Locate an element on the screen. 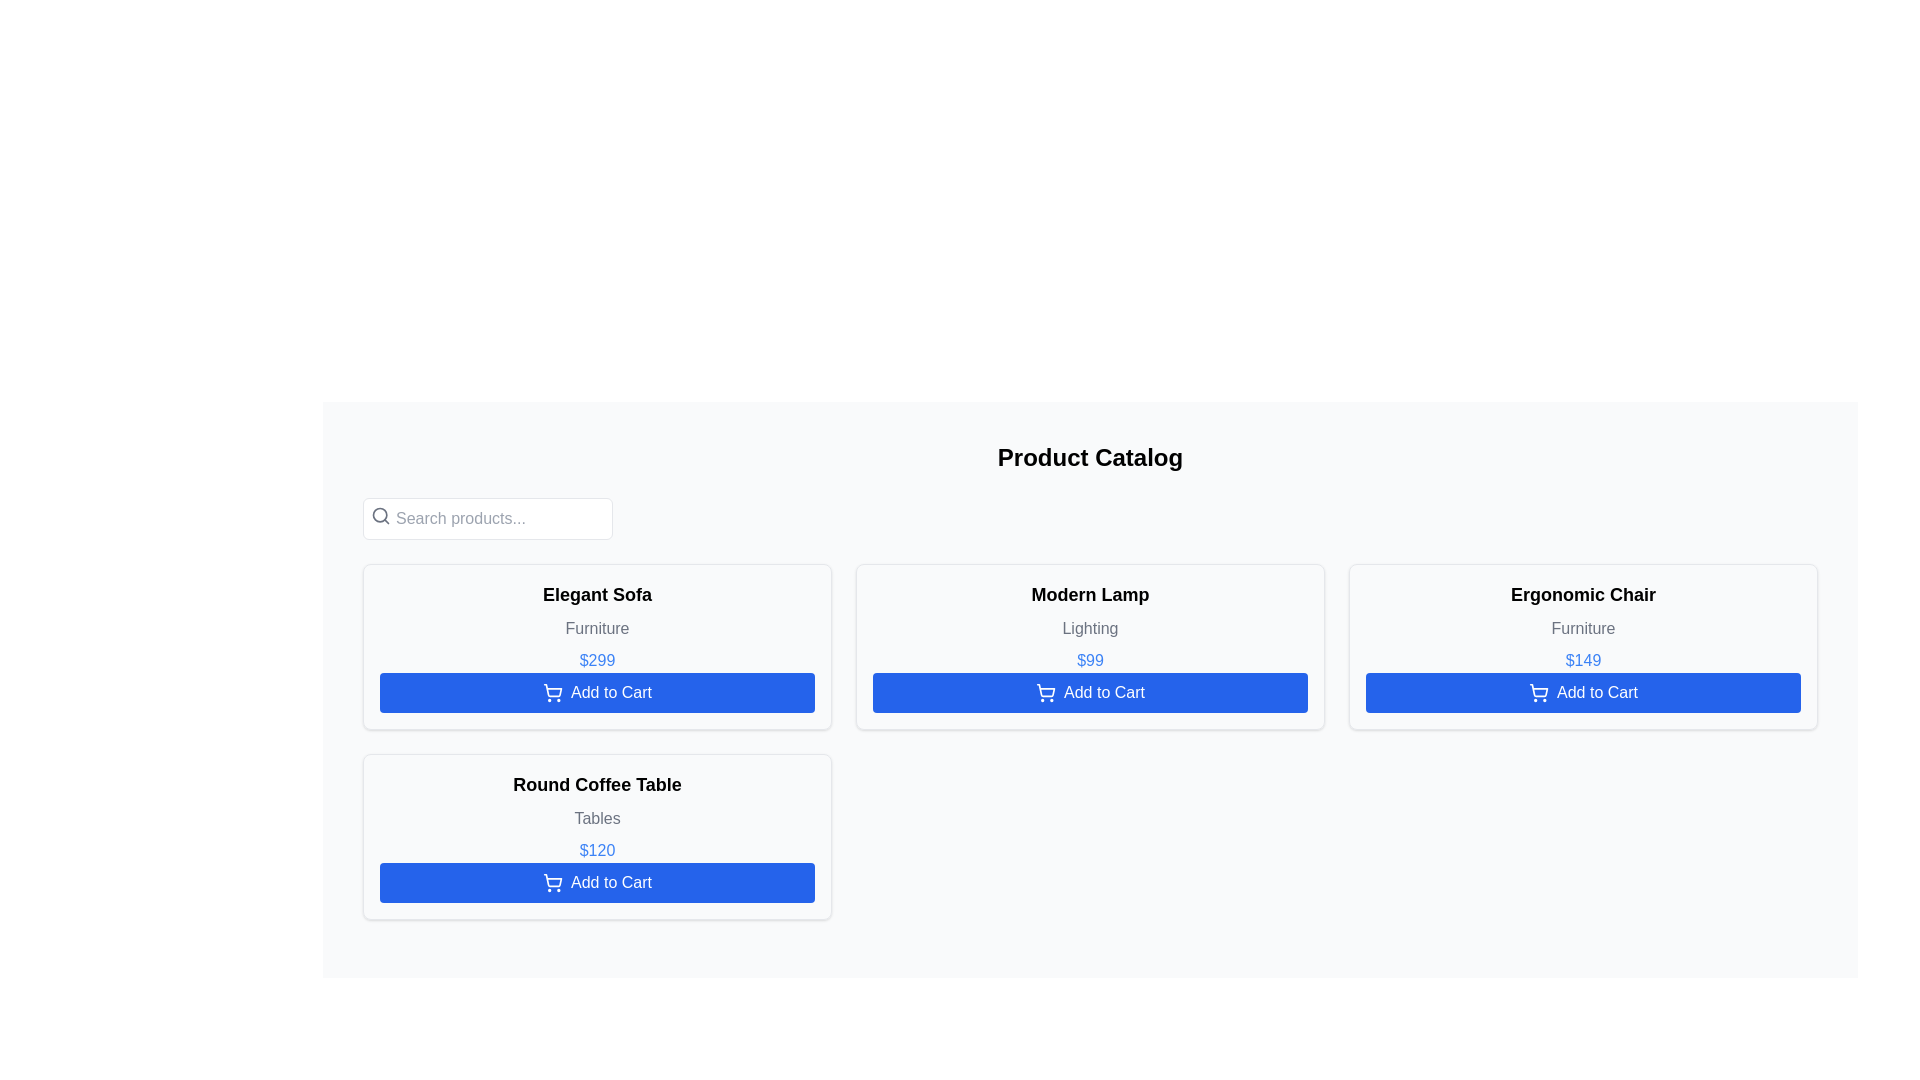  the 'Add to Cart' button for the 'Elegant Sofa' product is located at coordinates (596, 692).